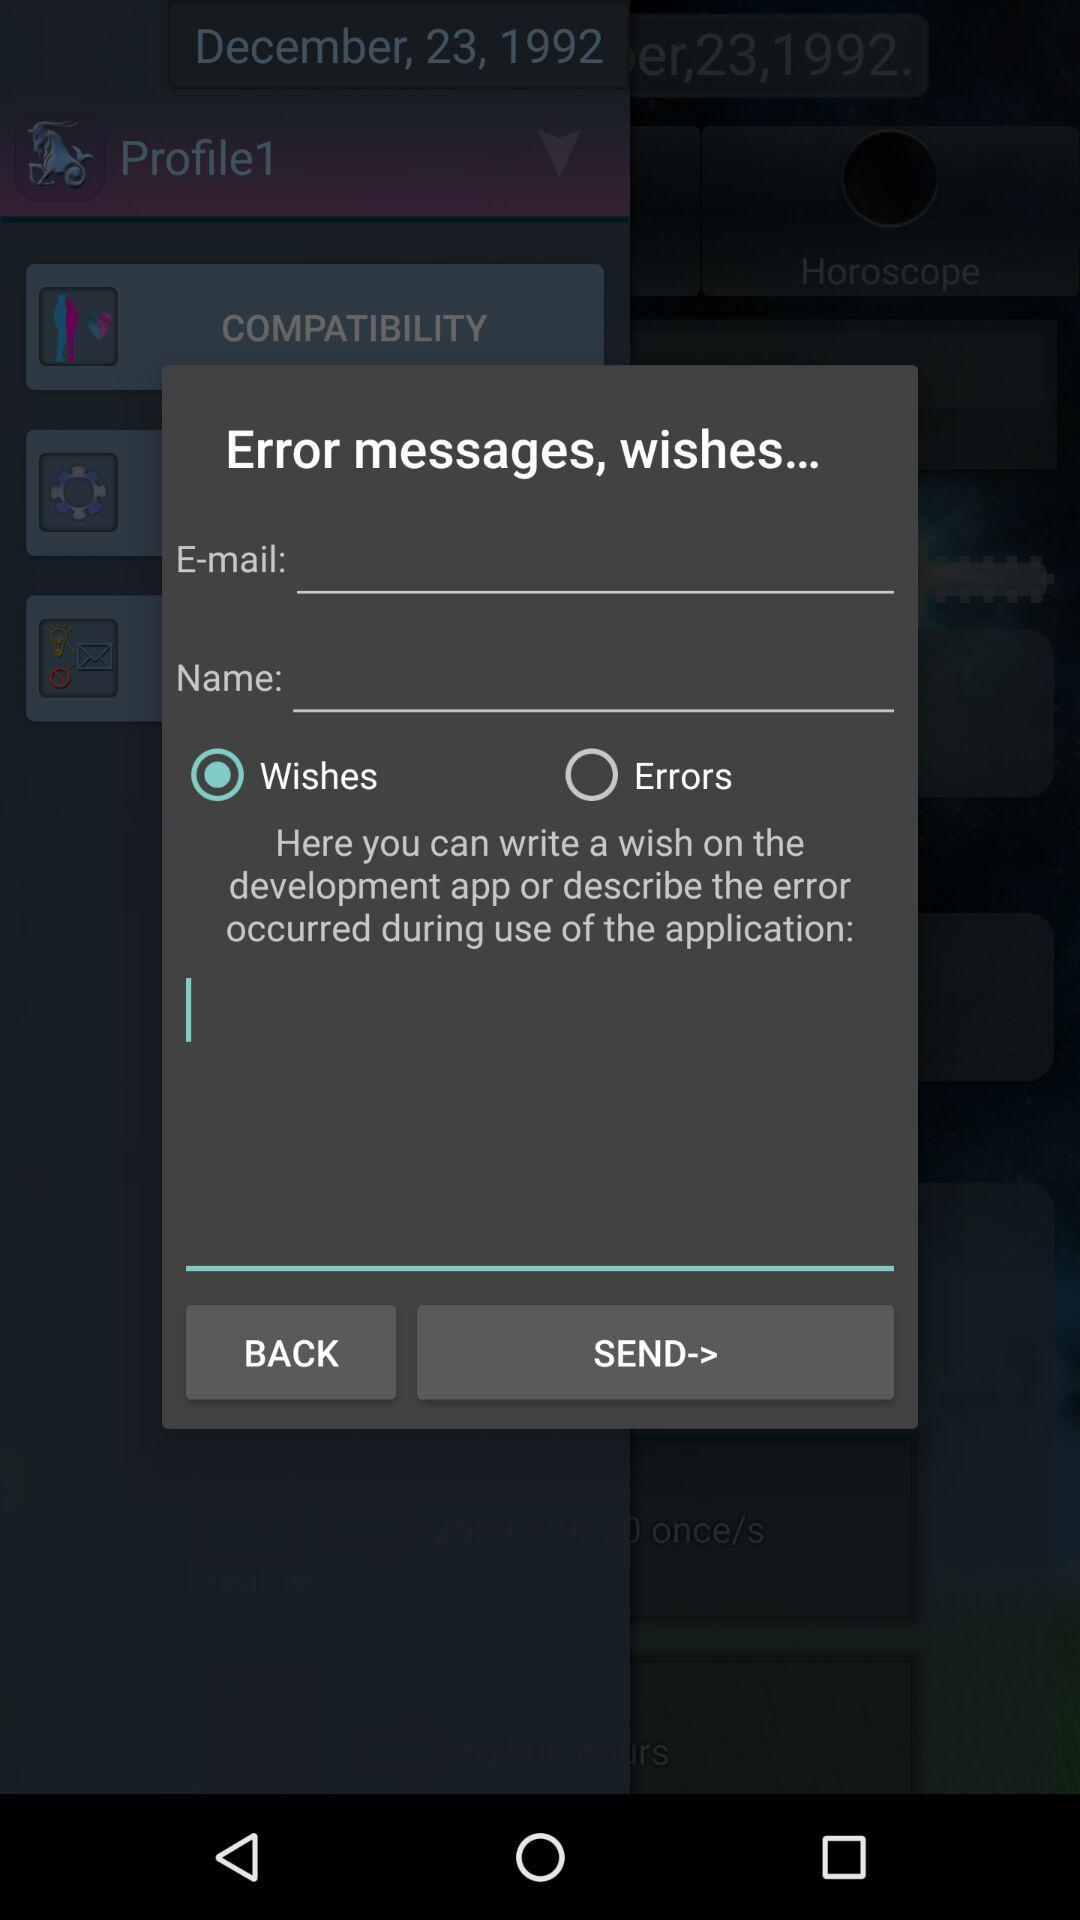 The width and height of the screenshot is (1080, 1920). Describe the element at coordinates (655, 1352) in the screenshot. I see `the send->` at that location.